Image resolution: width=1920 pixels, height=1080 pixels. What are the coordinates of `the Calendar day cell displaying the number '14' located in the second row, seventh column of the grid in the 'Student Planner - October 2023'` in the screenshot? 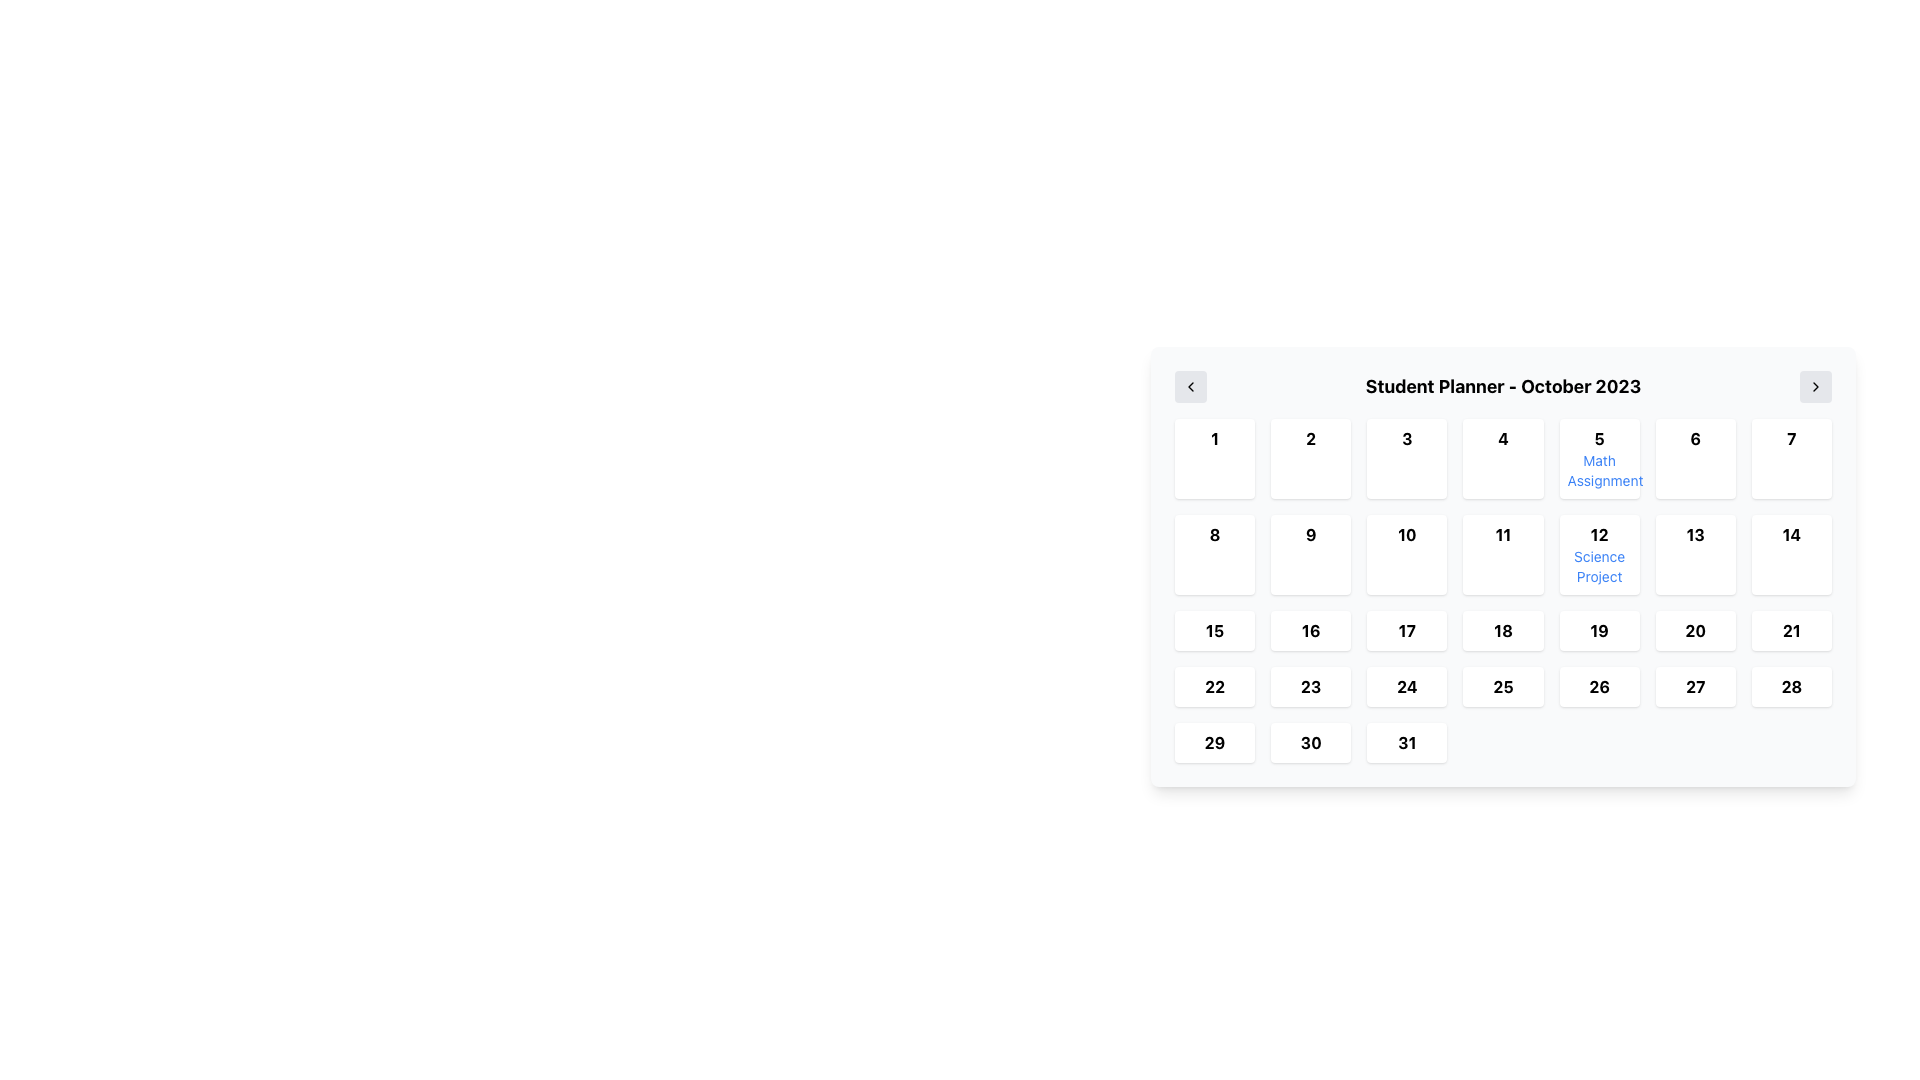 It's located at (1791, 555).